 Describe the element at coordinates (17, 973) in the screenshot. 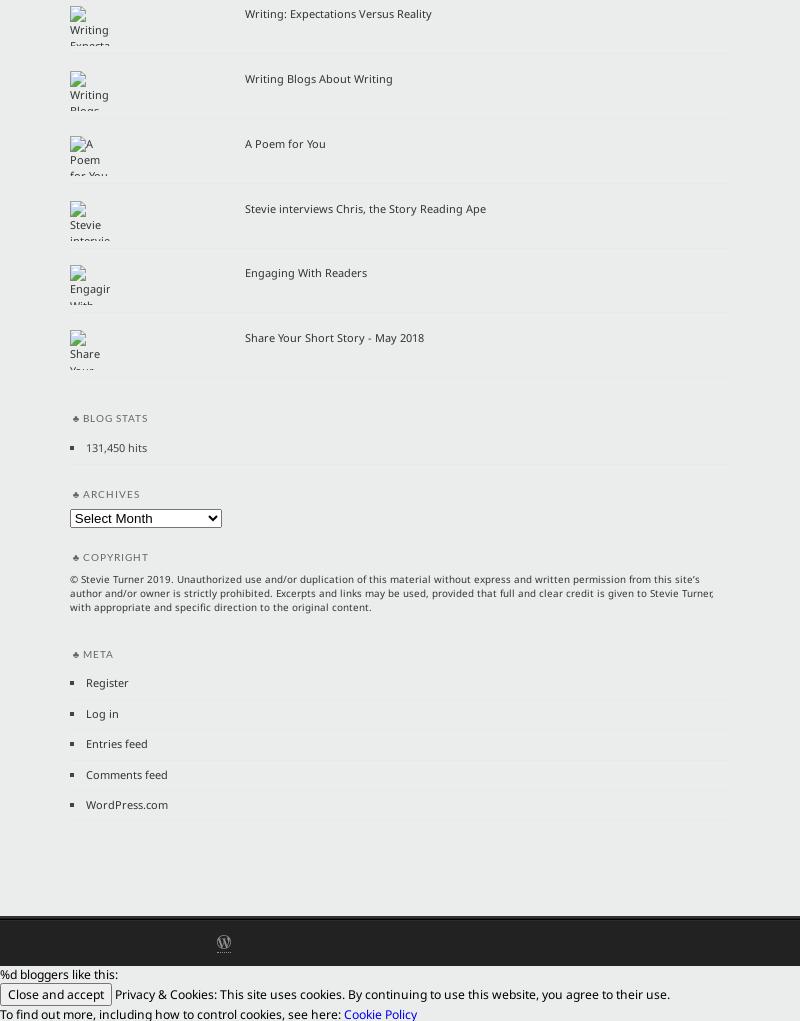

I see `'bloggers like this:'` at that location.